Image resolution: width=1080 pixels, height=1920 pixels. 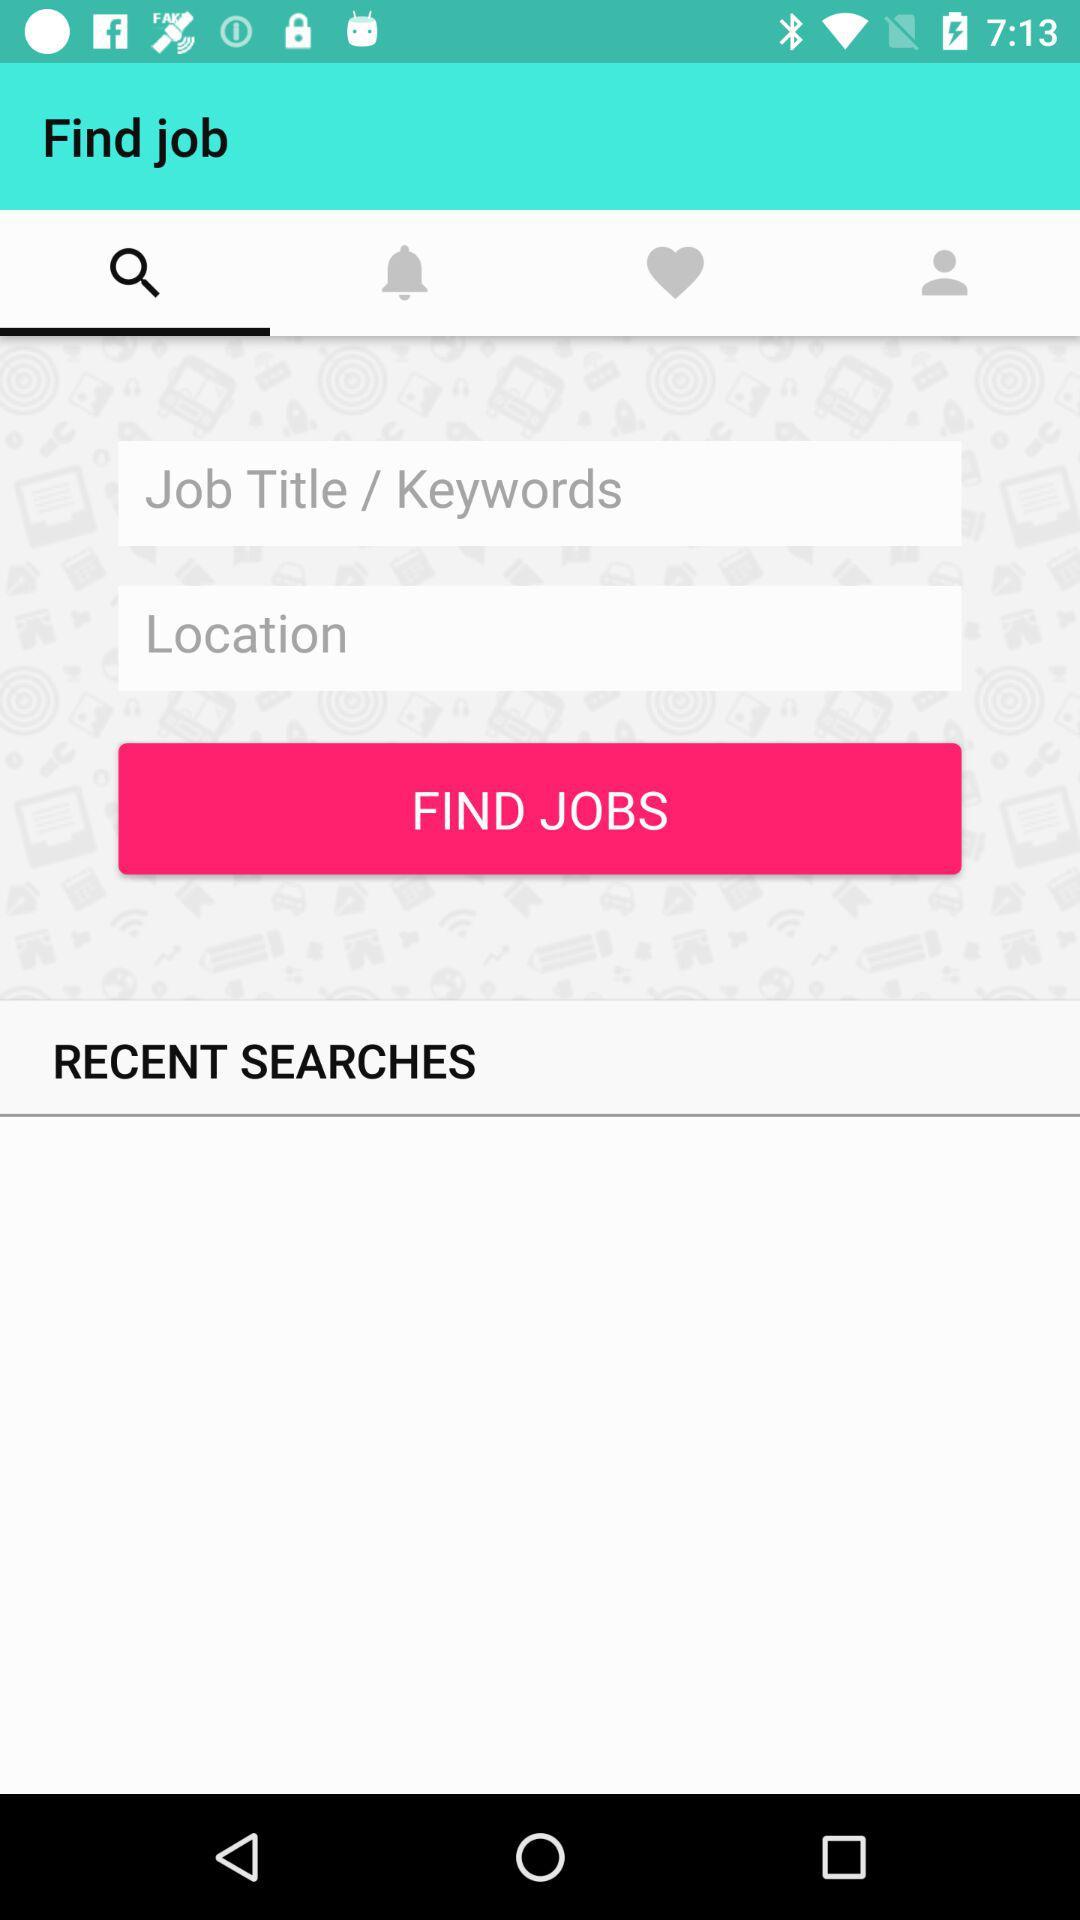 What do you see at coordinates (540, 493) in the screenshot?
I see `job tittle keywords` at bounding box center [540, 493].